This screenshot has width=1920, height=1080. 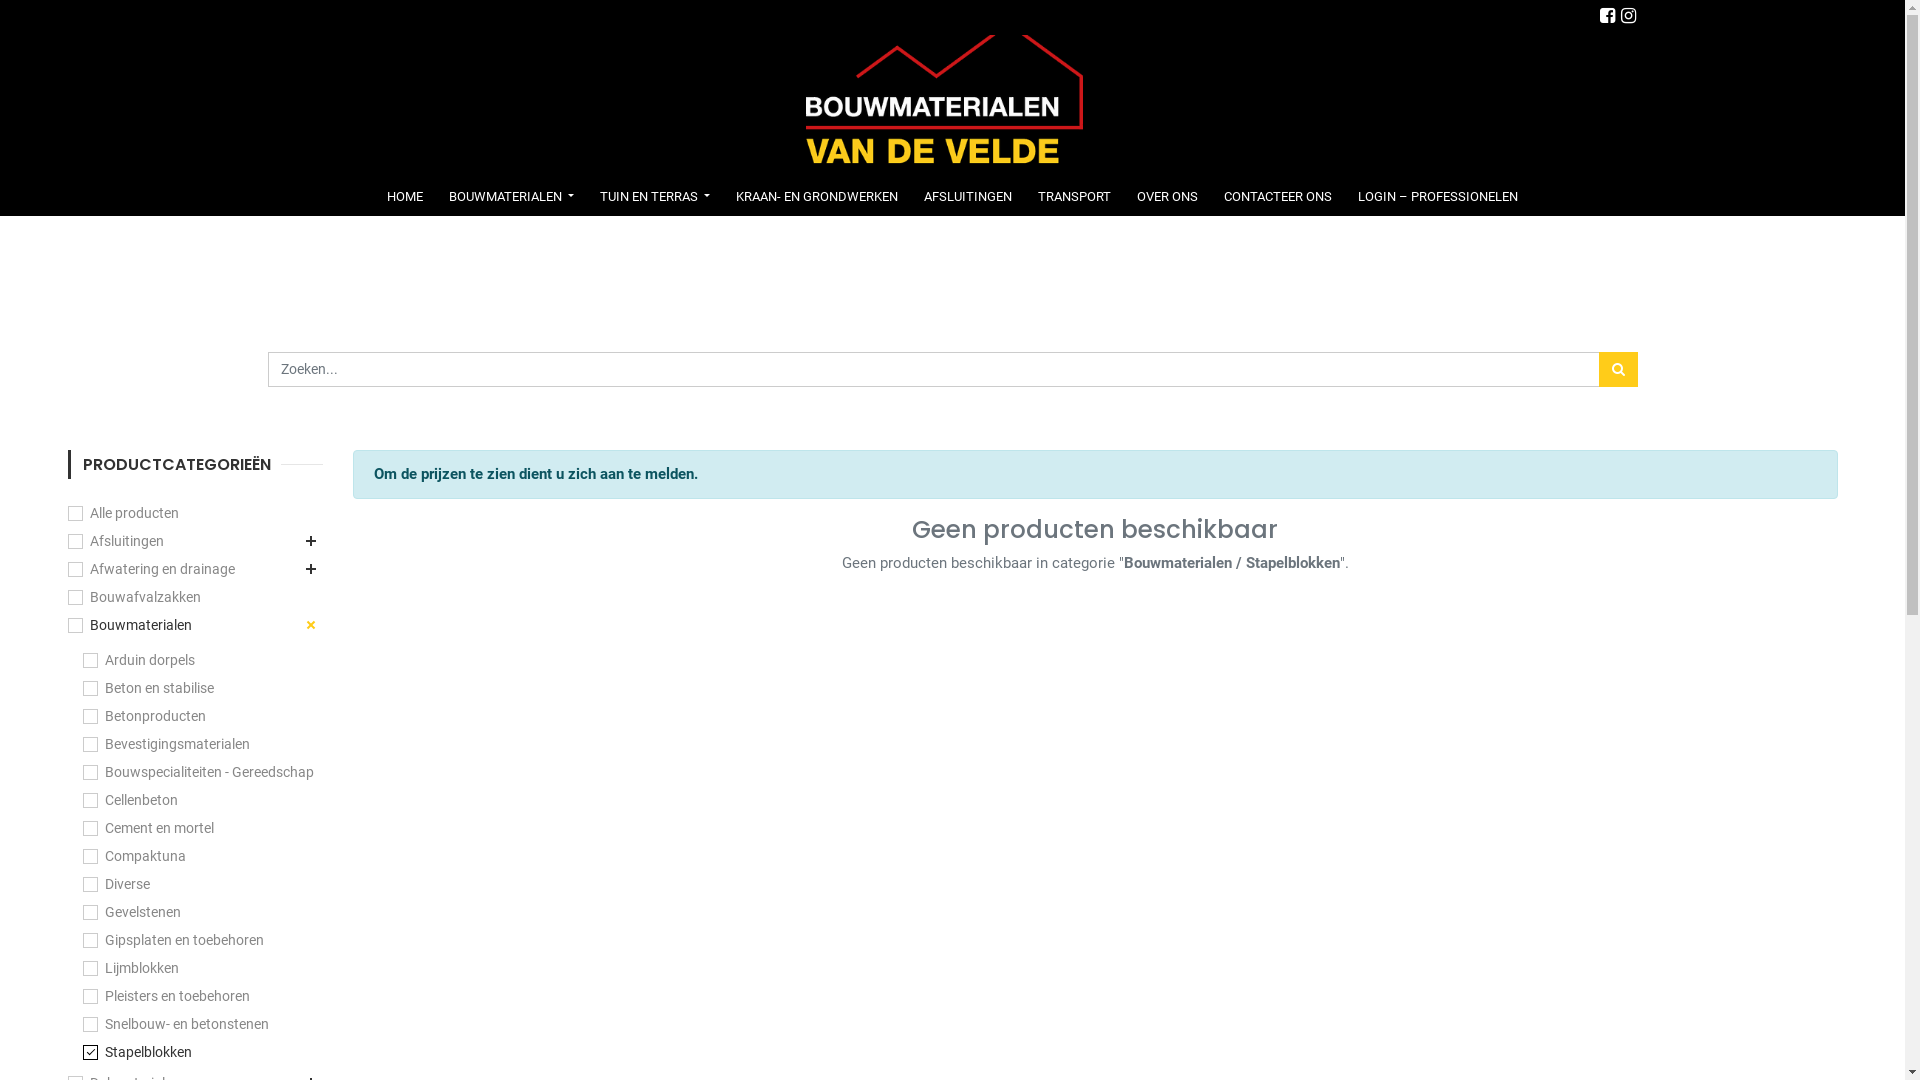 I want to click on 'Lijmblokken', so click(x=128, y=967).